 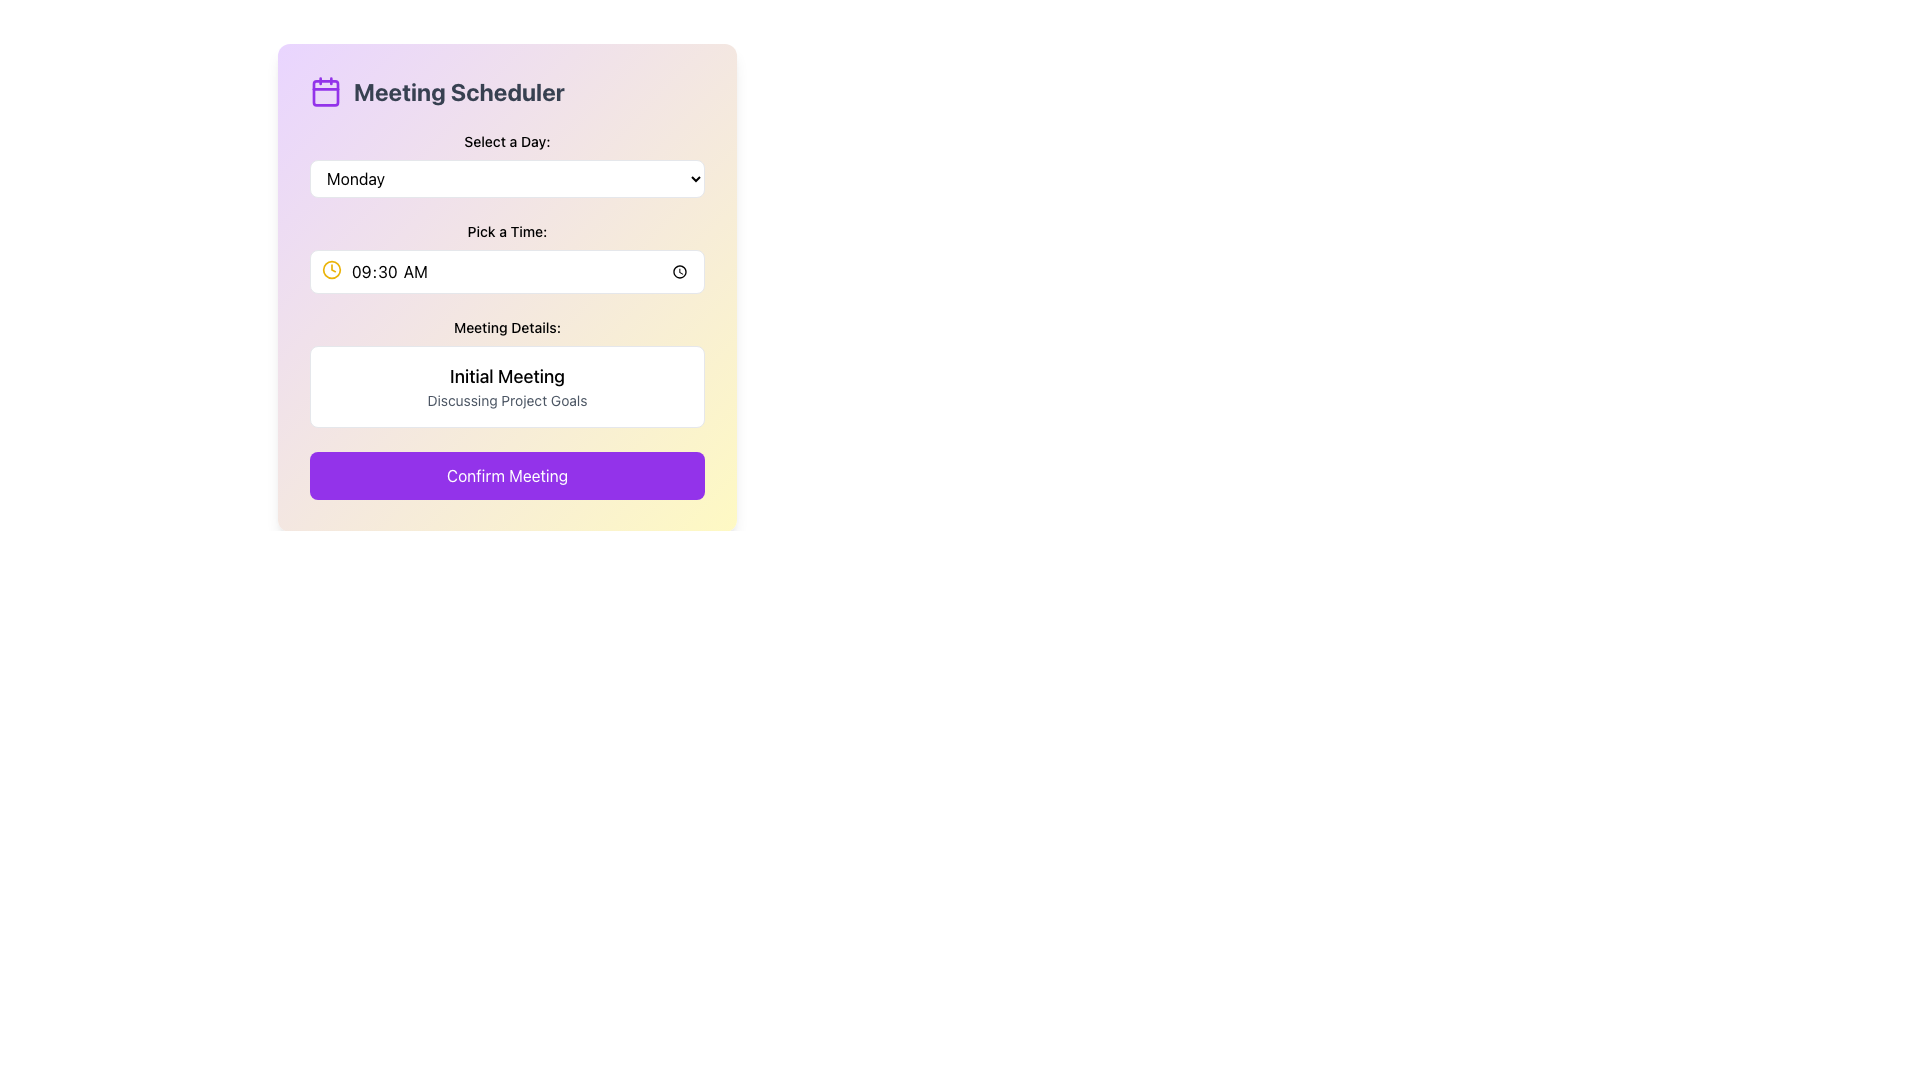 What do you see at coordinates (507, 475) in the screenshot?
I see `the 'Finalize' button at the bottom of the 'Meeting Scheduler' card` at bounding box center [507, 475].